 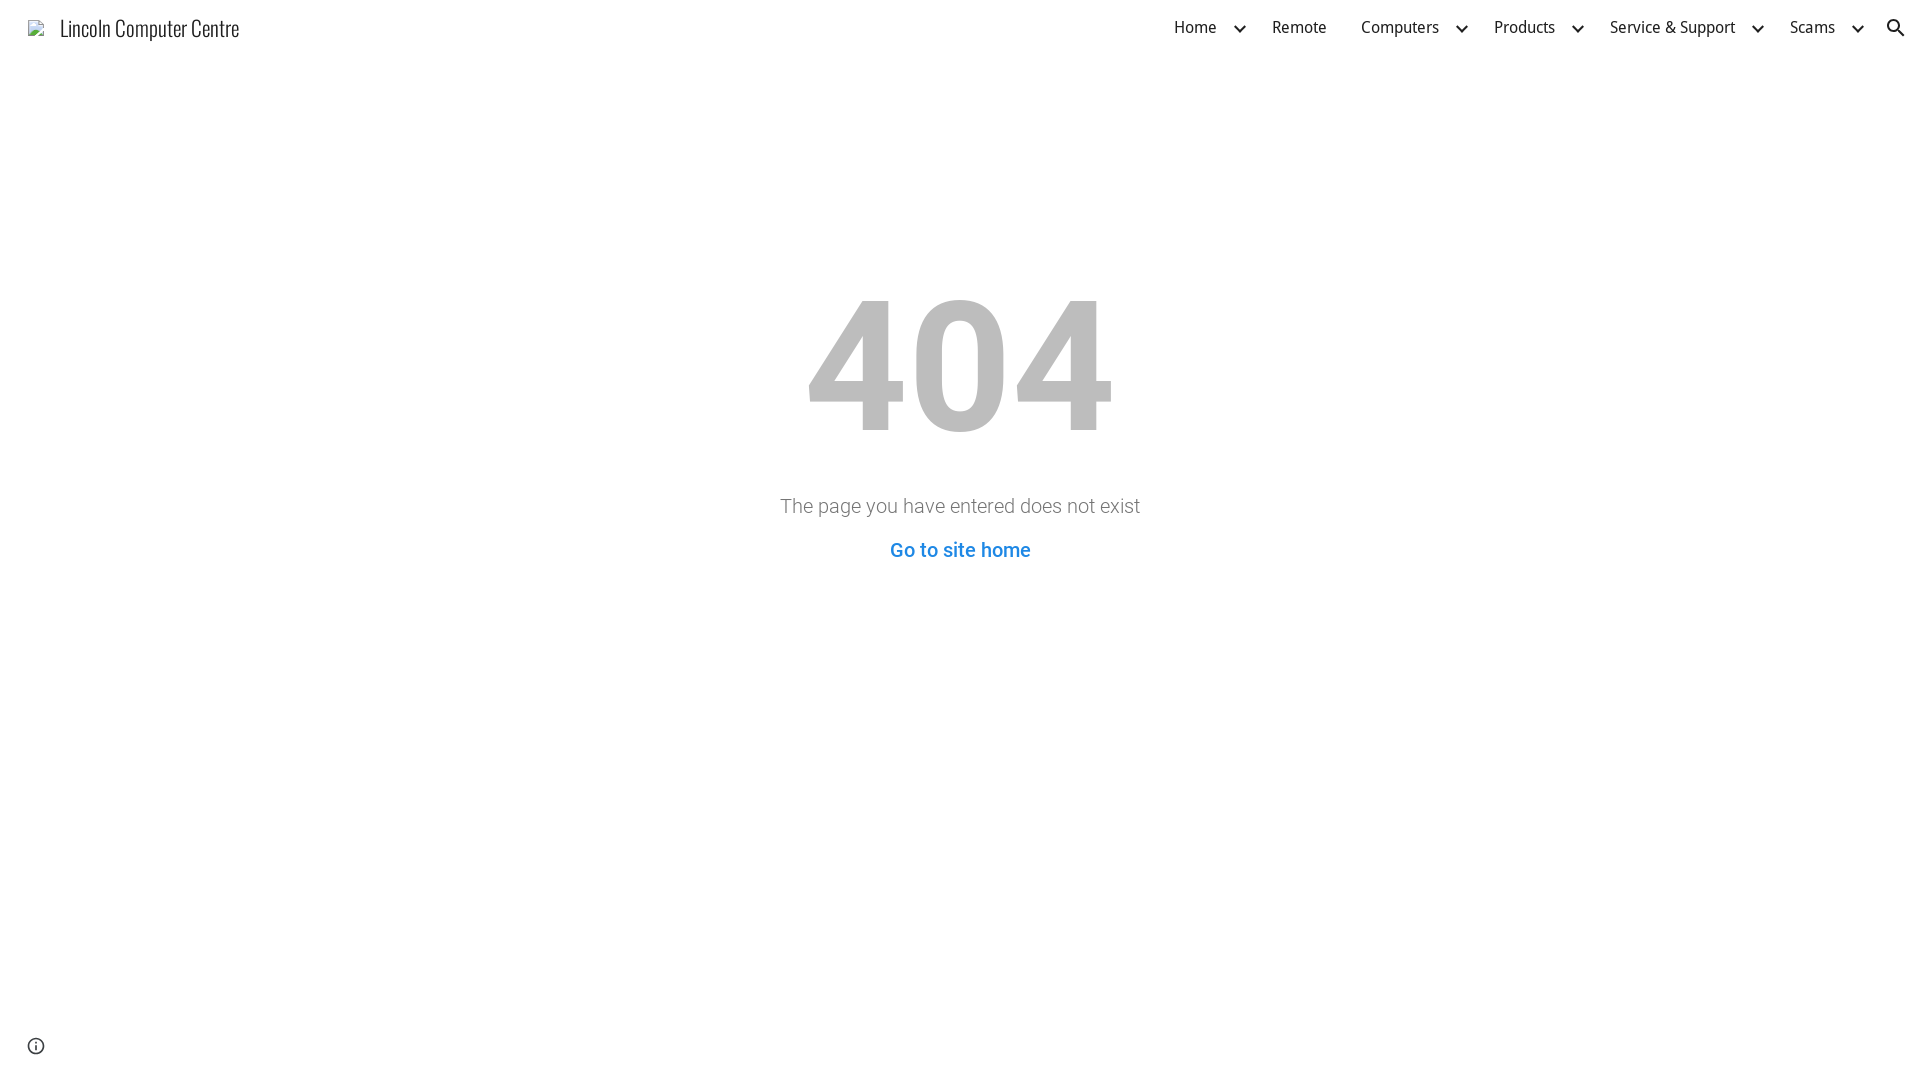 What do you see at coordinates (1299, 27) in the screenshot?
I see `'Remote'` at bounding box center [1299, 27].